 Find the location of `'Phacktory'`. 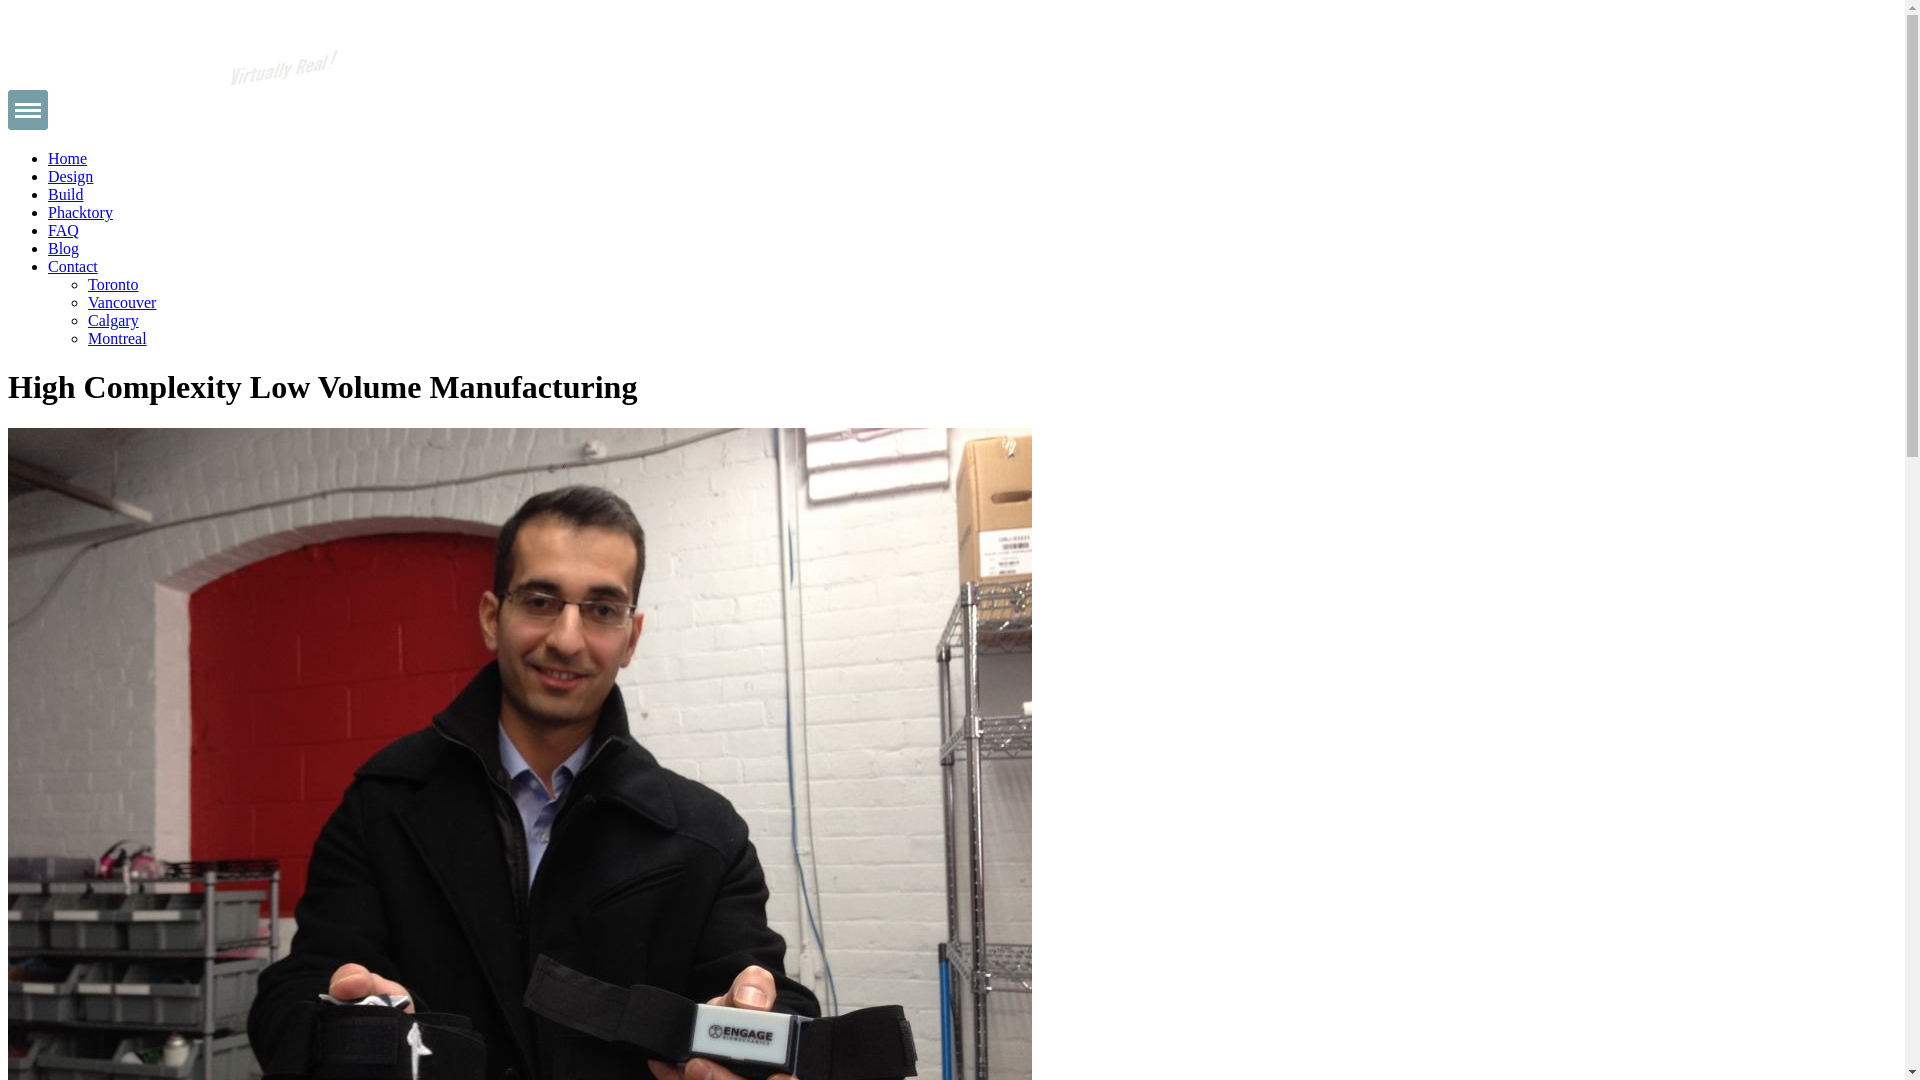

'Phacktory' is located at coordinates (80, 212).